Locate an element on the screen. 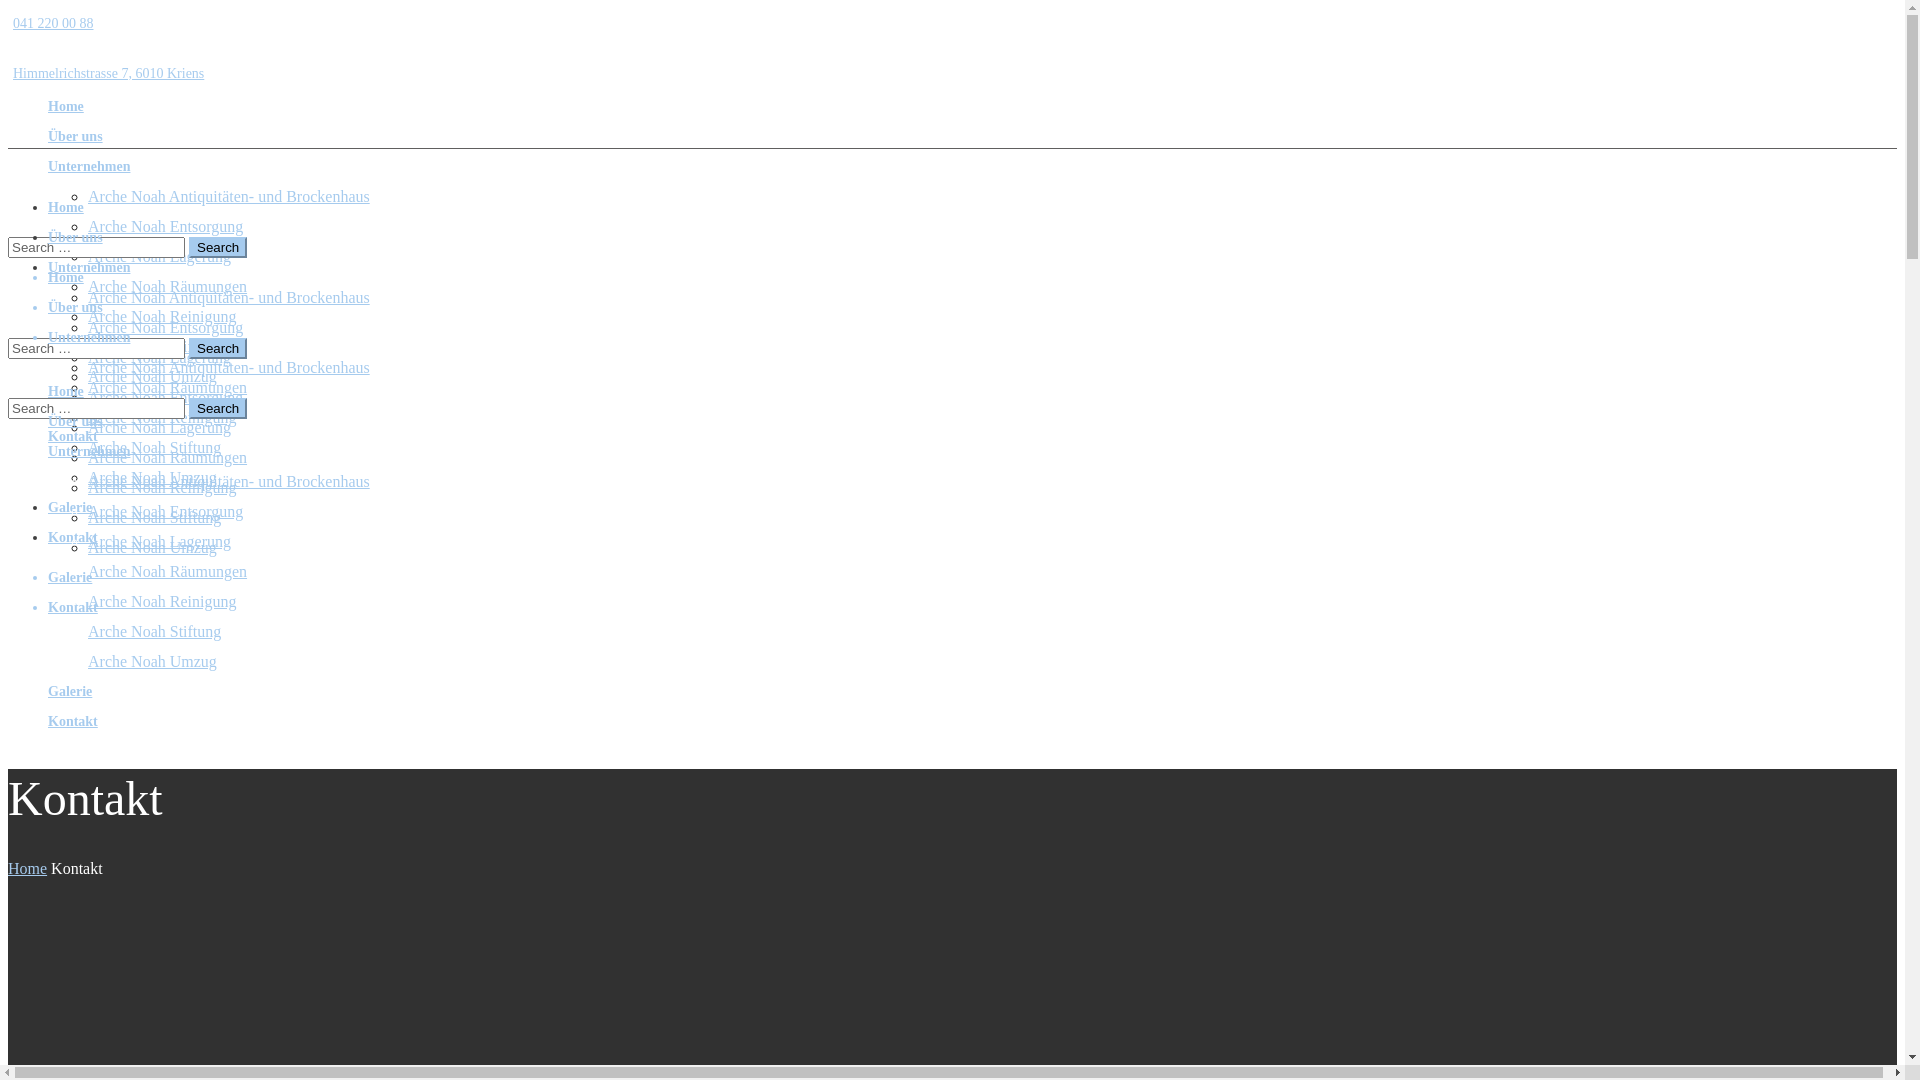 This screenshot has height=1080, width=1920. 'Galerie' is located at coordinates (70, 577).